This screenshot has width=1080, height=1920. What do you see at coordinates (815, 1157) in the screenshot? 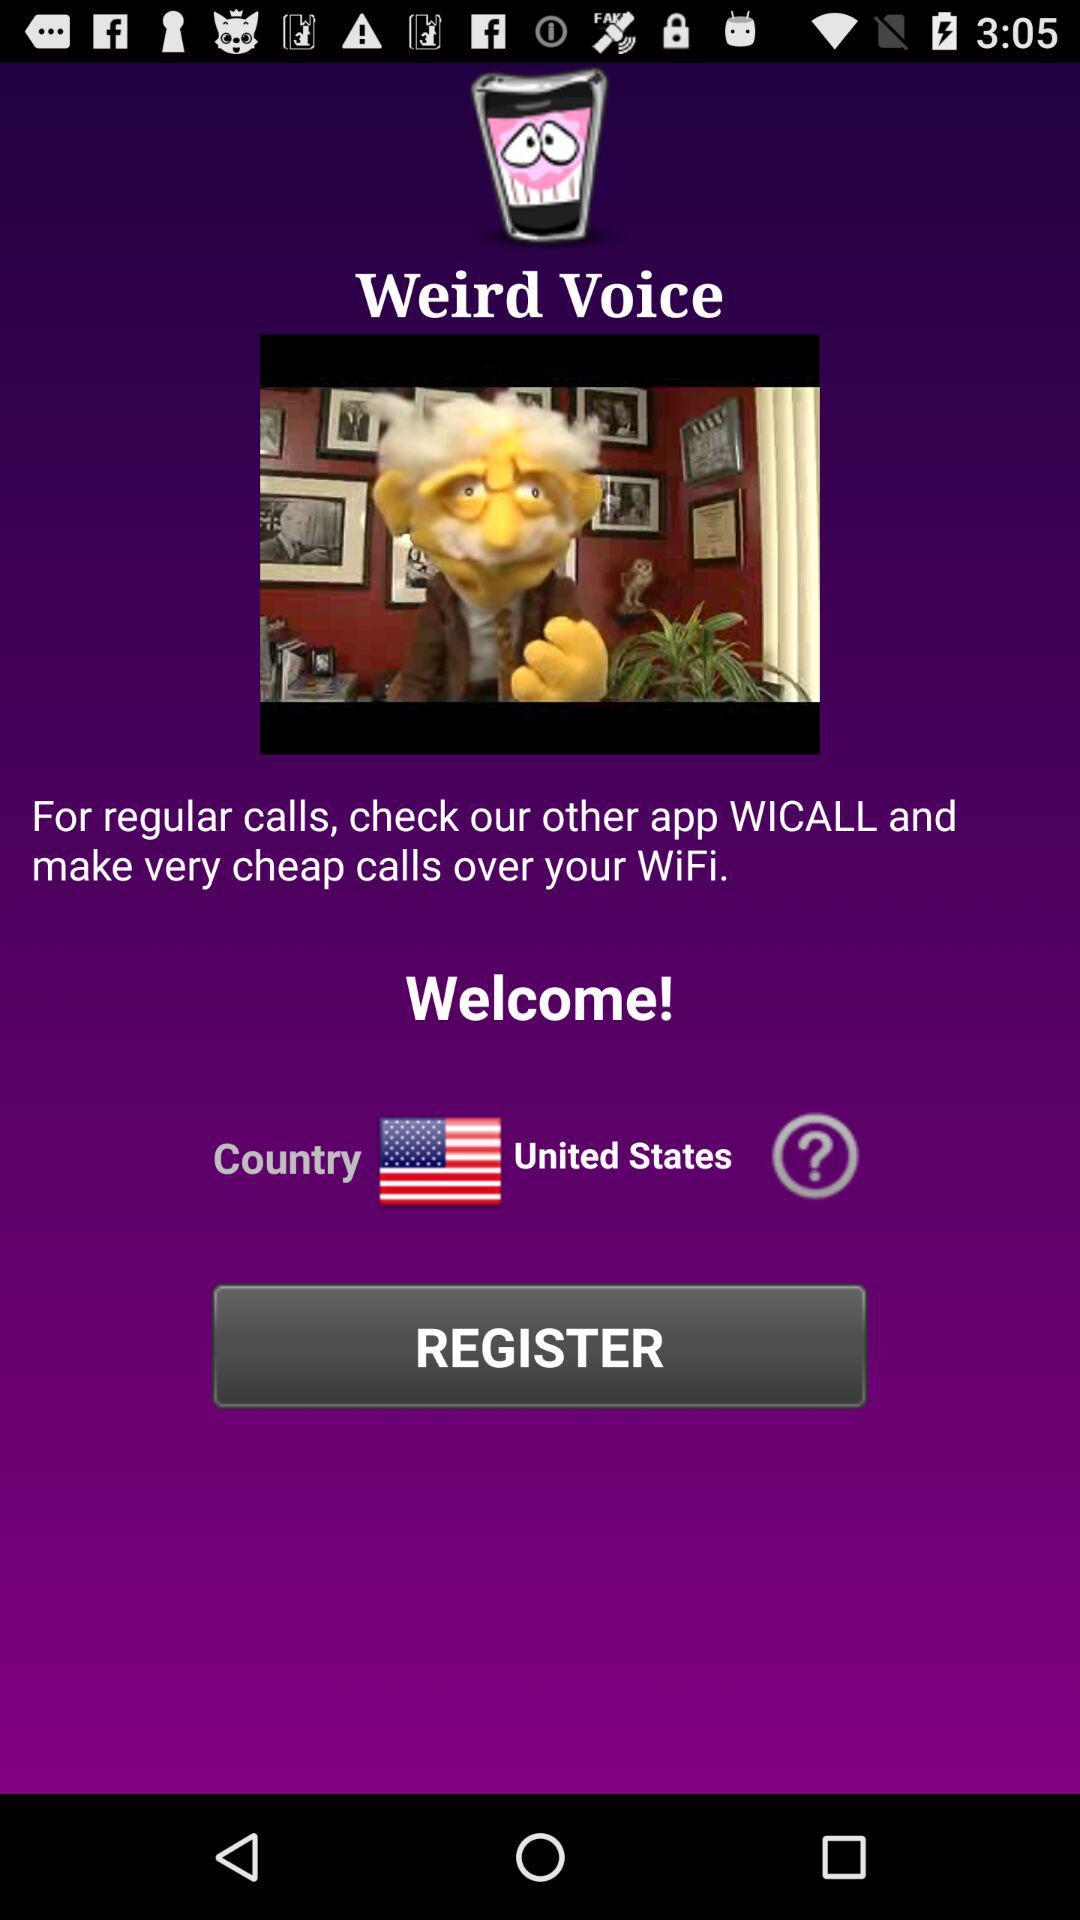
I see `help button` at bounding box center [815, 1157].